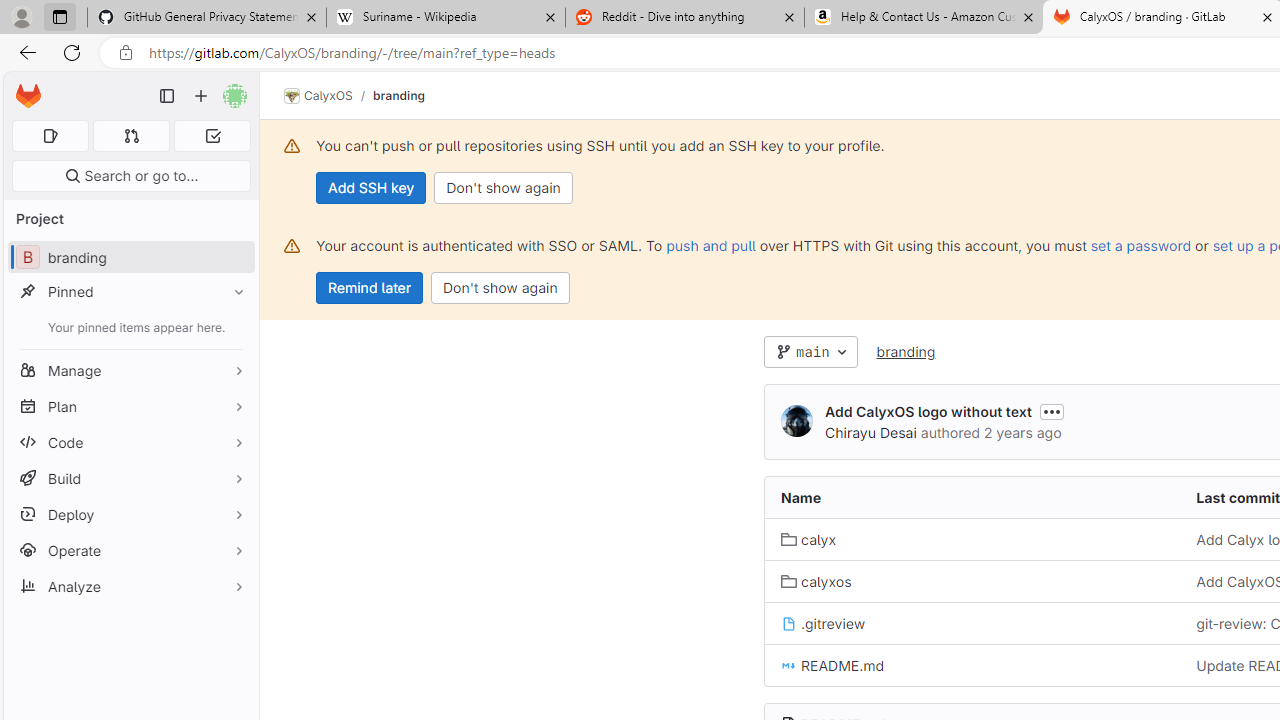 The image size is (1280, 720). I want to click on 'Create new...', so click(201, 96).